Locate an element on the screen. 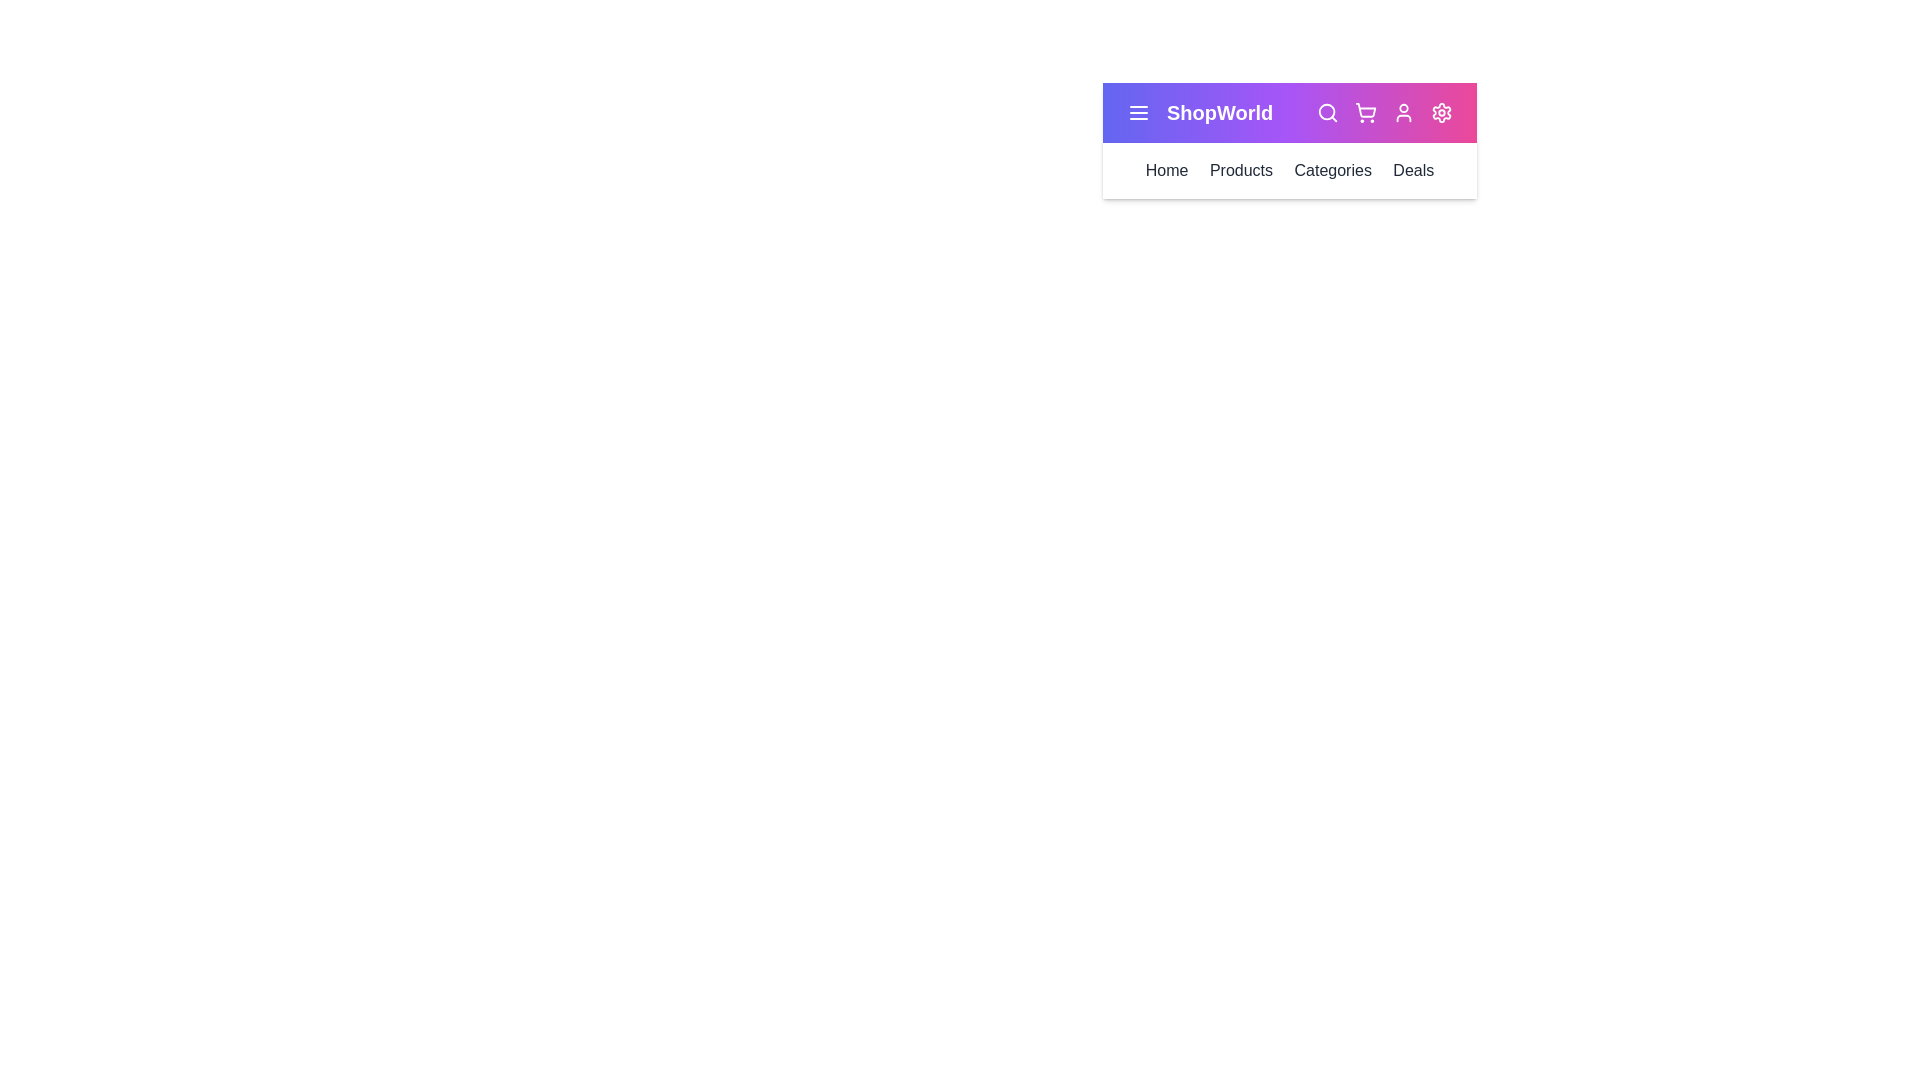 The image size is (1920, 1080). the search icon to initiate a search is located at coordinates (1328, 112).